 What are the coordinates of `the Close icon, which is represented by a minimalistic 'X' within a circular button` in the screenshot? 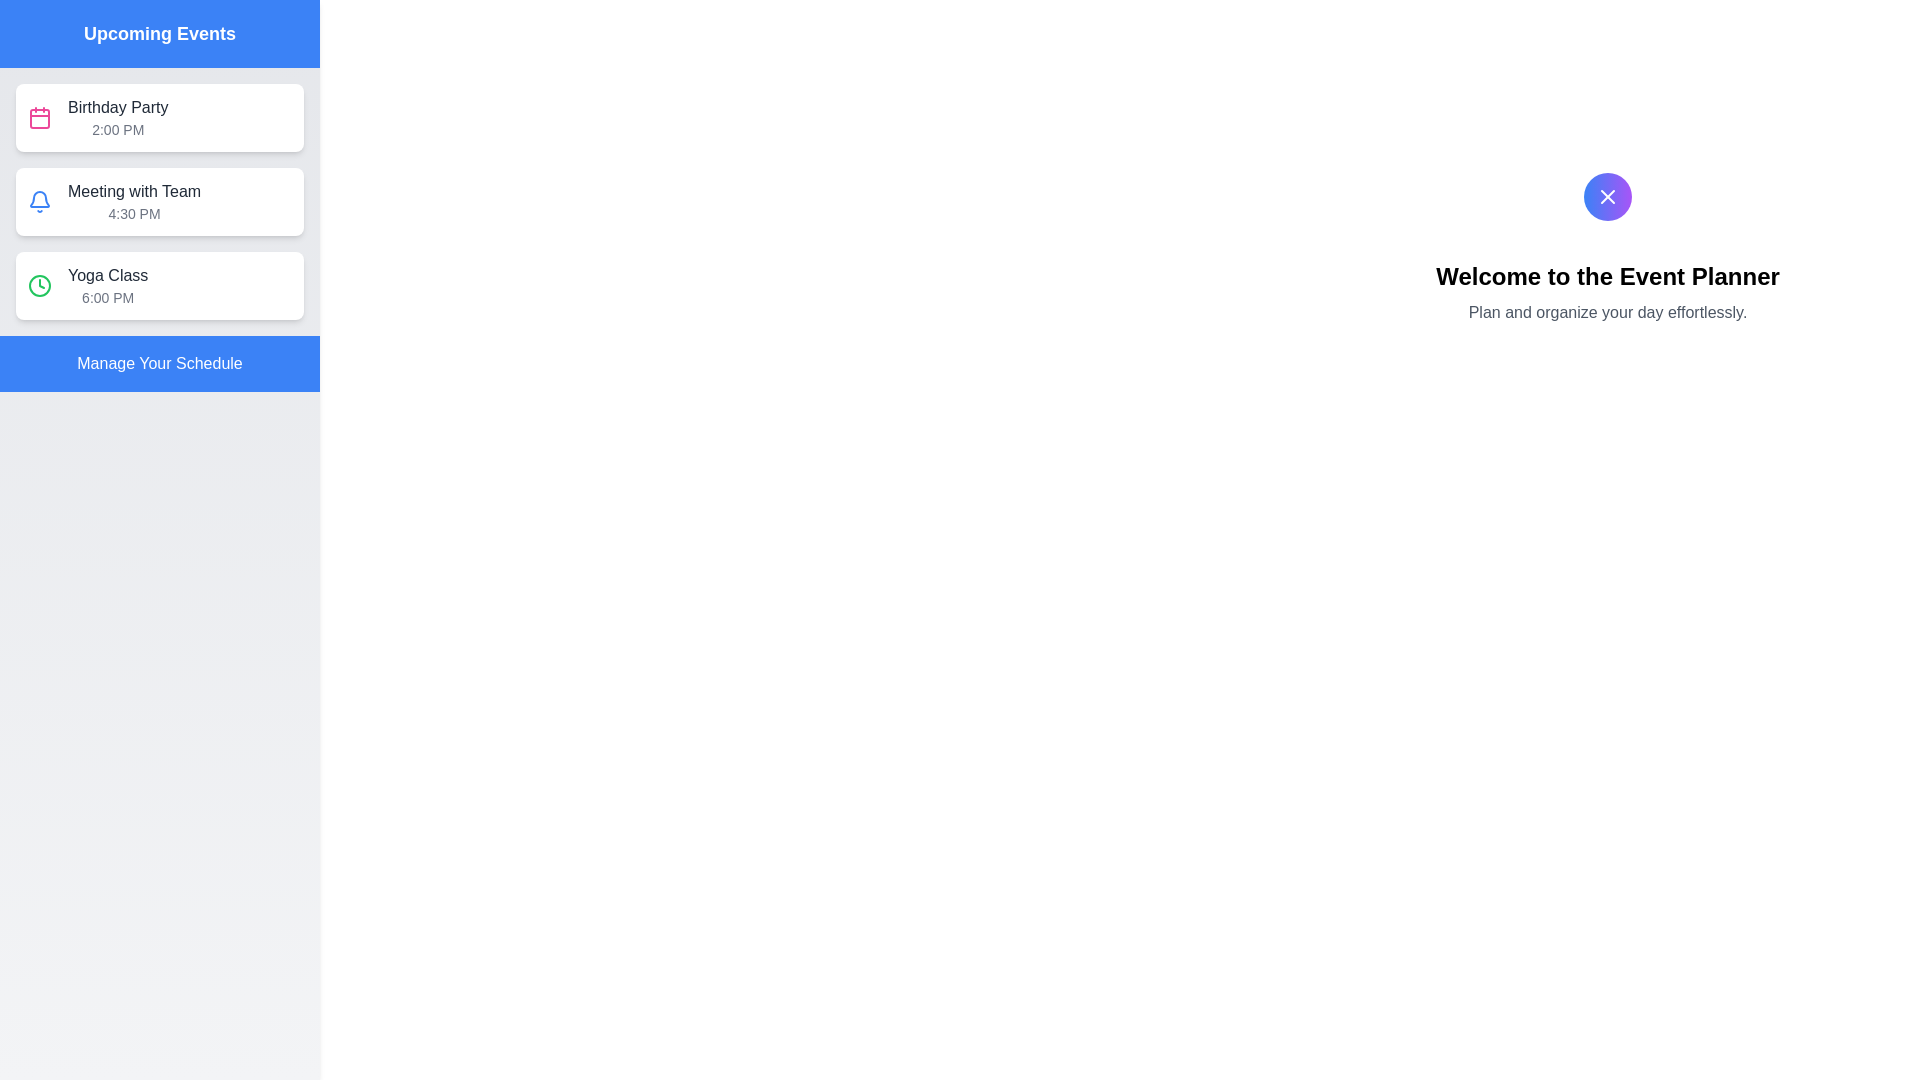 It's located at (1608, 196).